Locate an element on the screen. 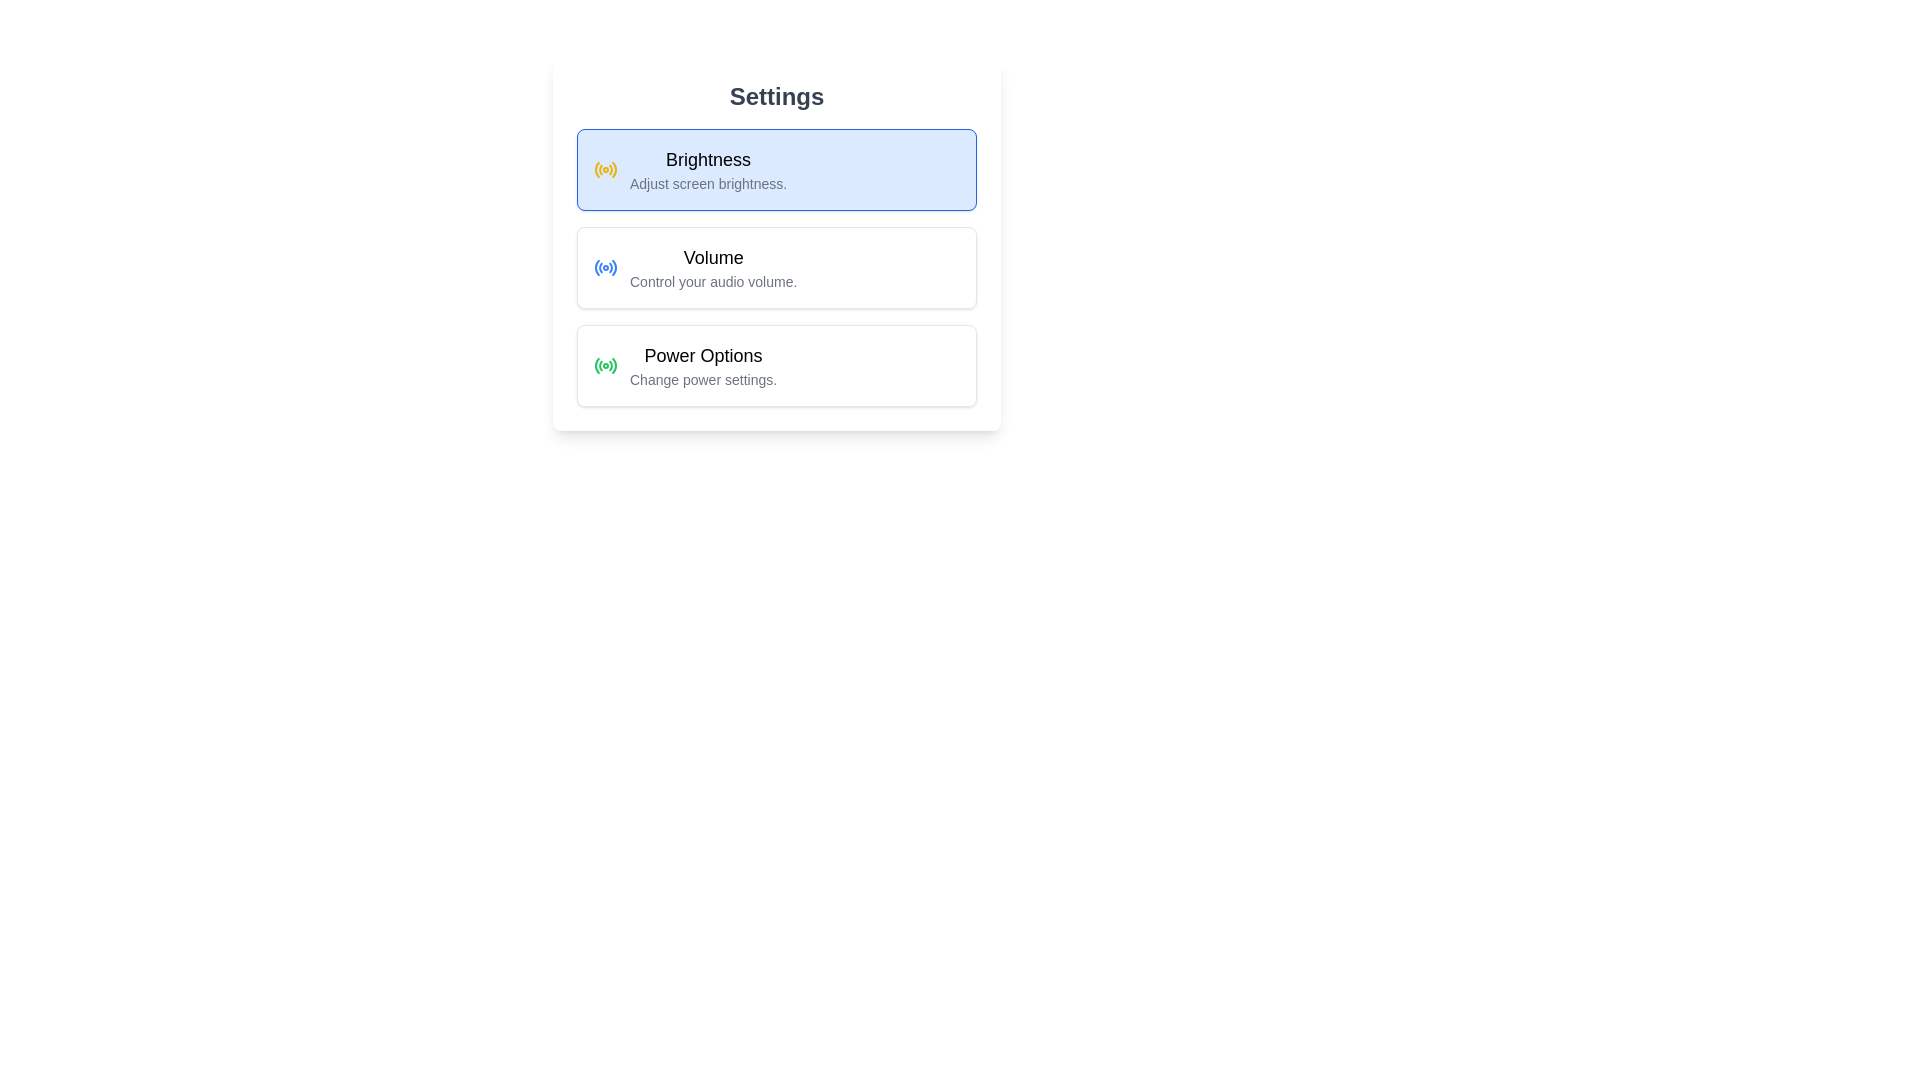  the Text Display Panel that introduces the setting for adjusting audio volume, which is the second item in the vertical list of settings options is located at coordinates (713, 266).